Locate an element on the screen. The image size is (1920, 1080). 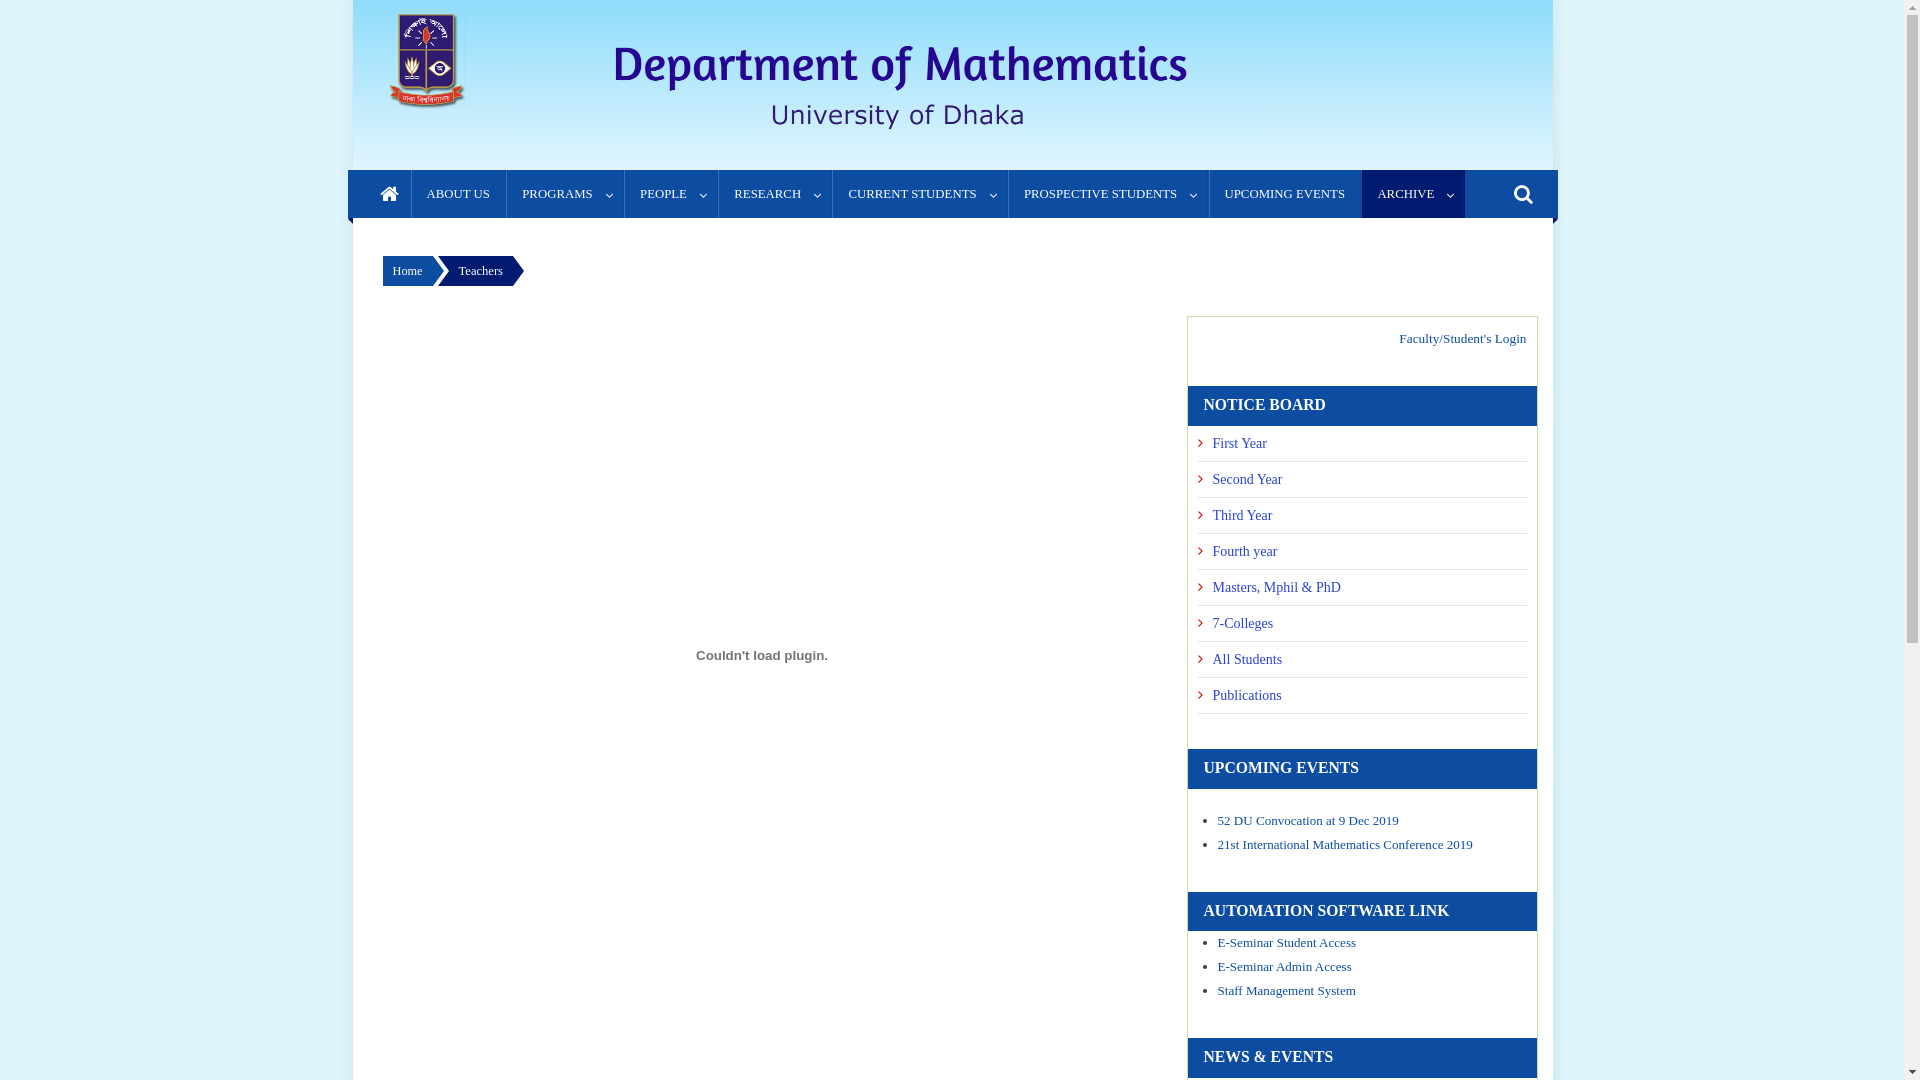
'21st International Mathematics Conference 2019' is located at coordinates (1345, 844).